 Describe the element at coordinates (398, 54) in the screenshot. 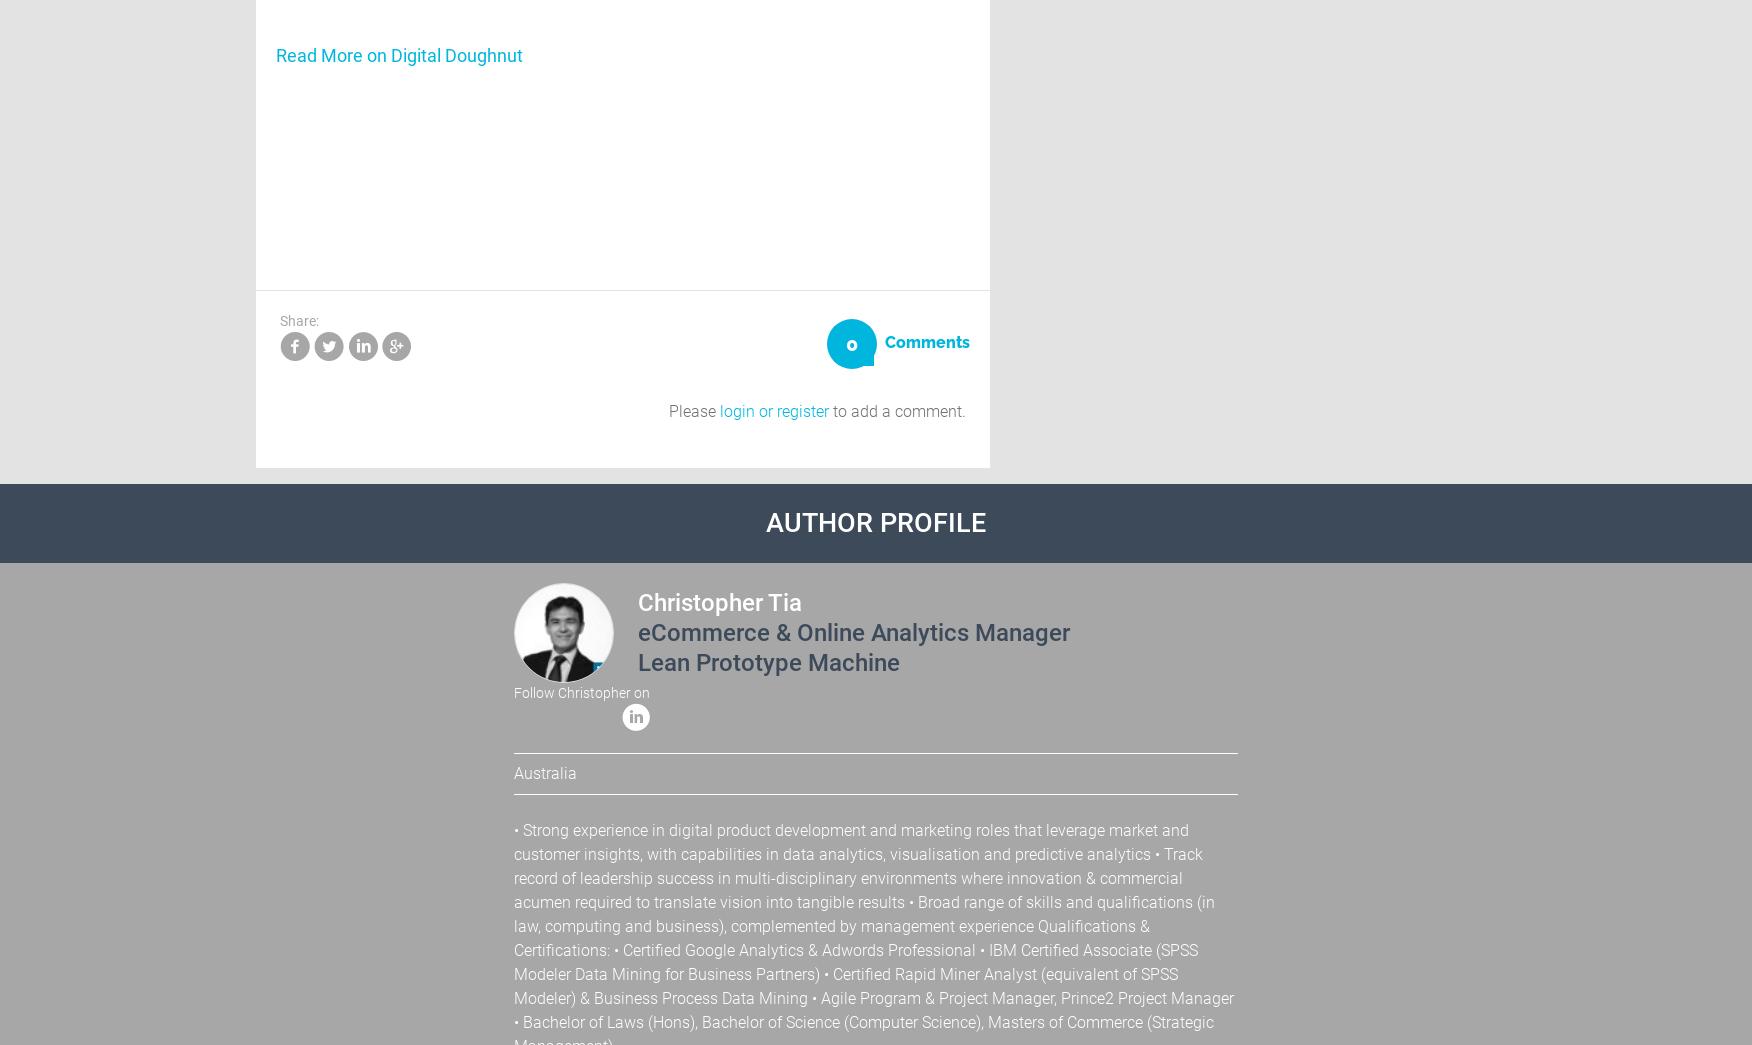

I see `'Read More on Digital Doughnut'` at that location.